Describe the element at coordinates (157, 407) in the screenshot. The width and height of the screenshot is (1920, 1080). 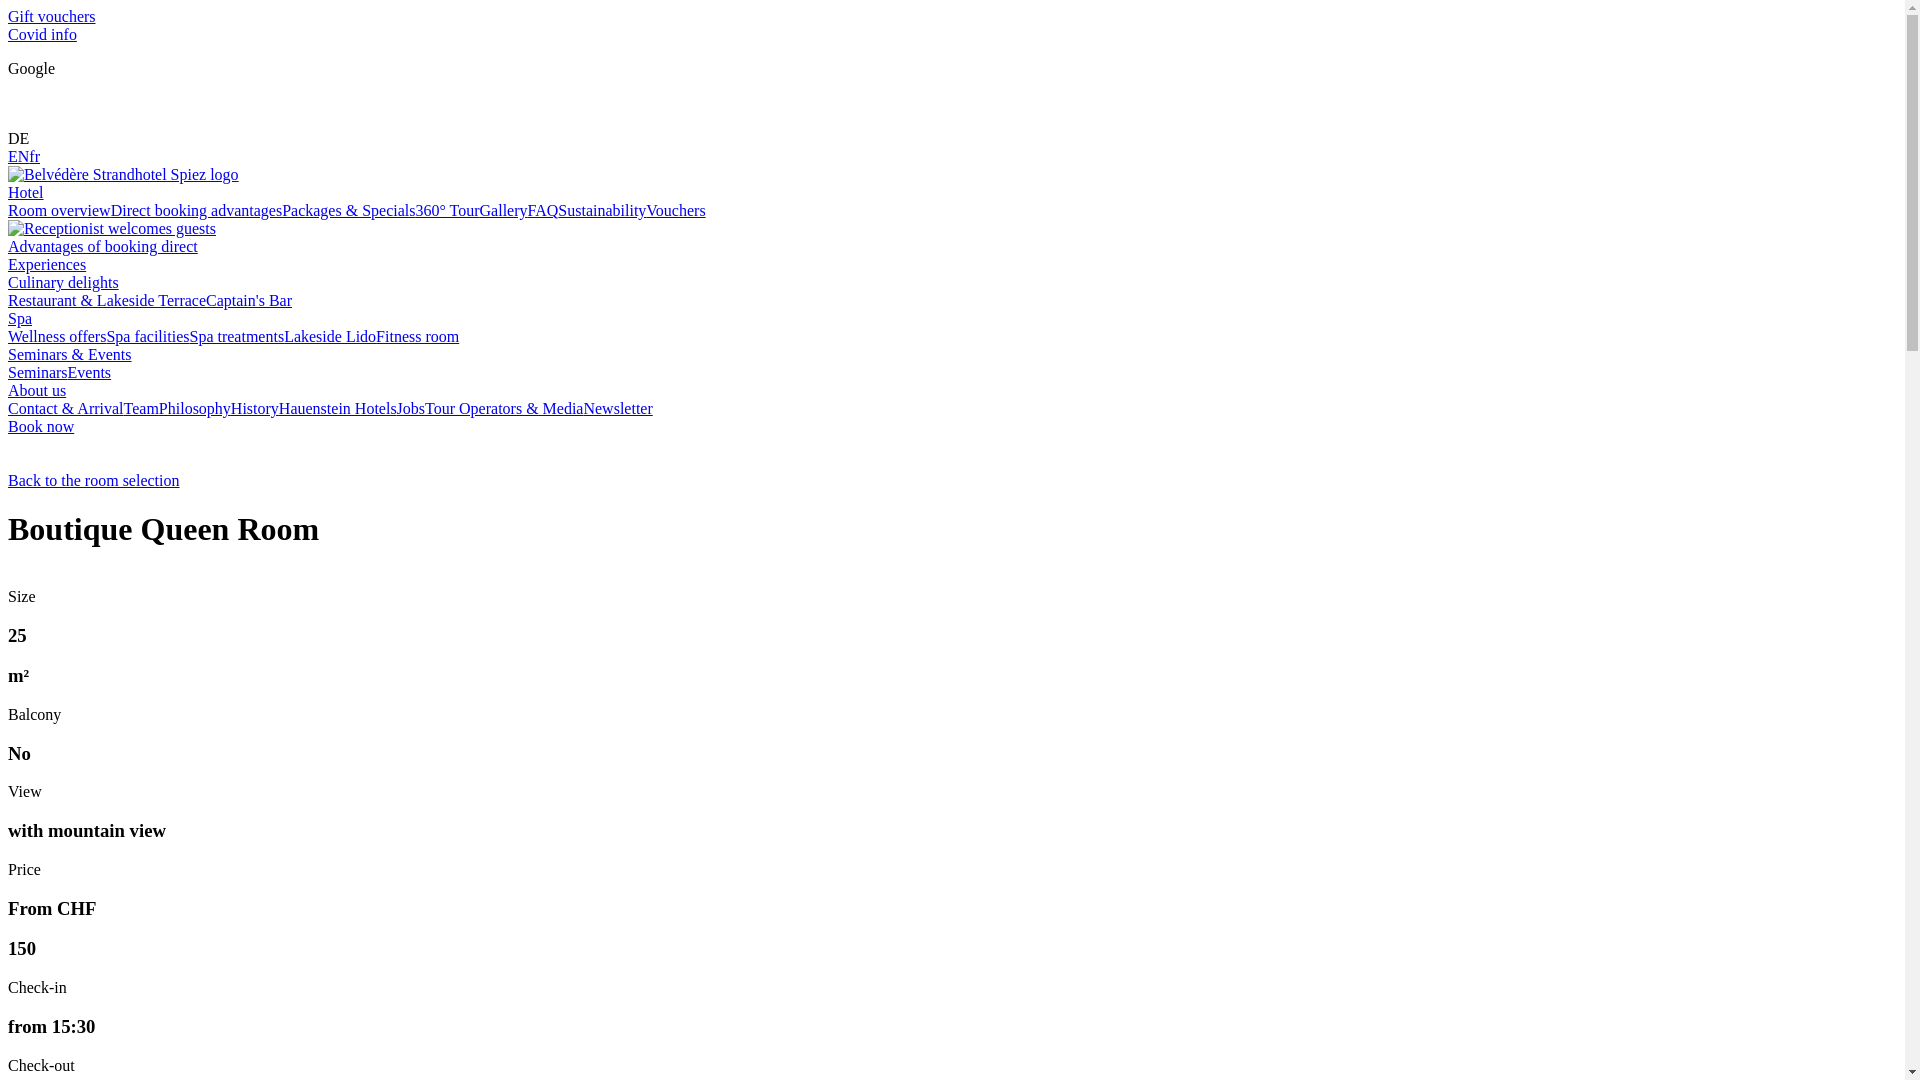
I see `'Philosophy'` at that location.